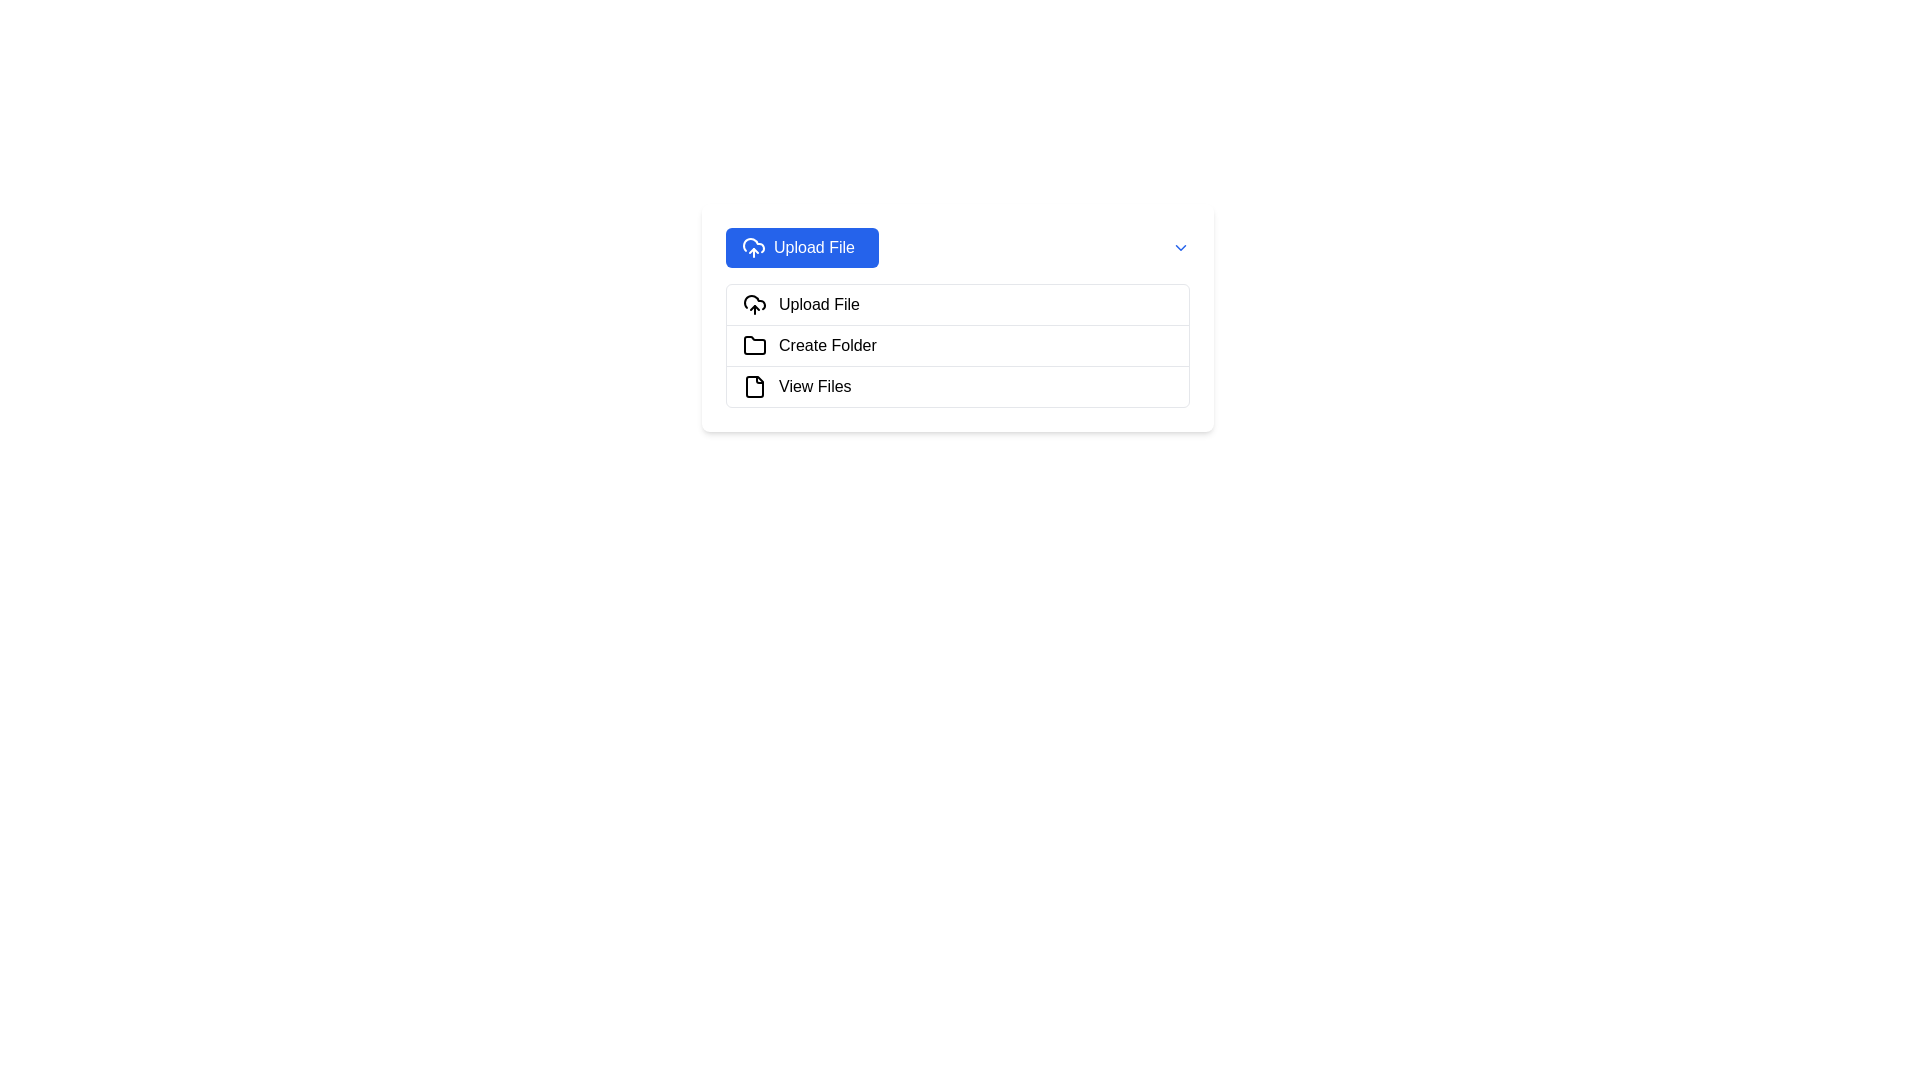 The height and width of the screenshot is (1080, 1920). What do you see at coordinates (753, 304) in the screenshot?
I see `the cloud upload icon, which is a decorative SVG located to the left of the 'Upload File' text in the dropdown interface` at bounding box center [753, 304].